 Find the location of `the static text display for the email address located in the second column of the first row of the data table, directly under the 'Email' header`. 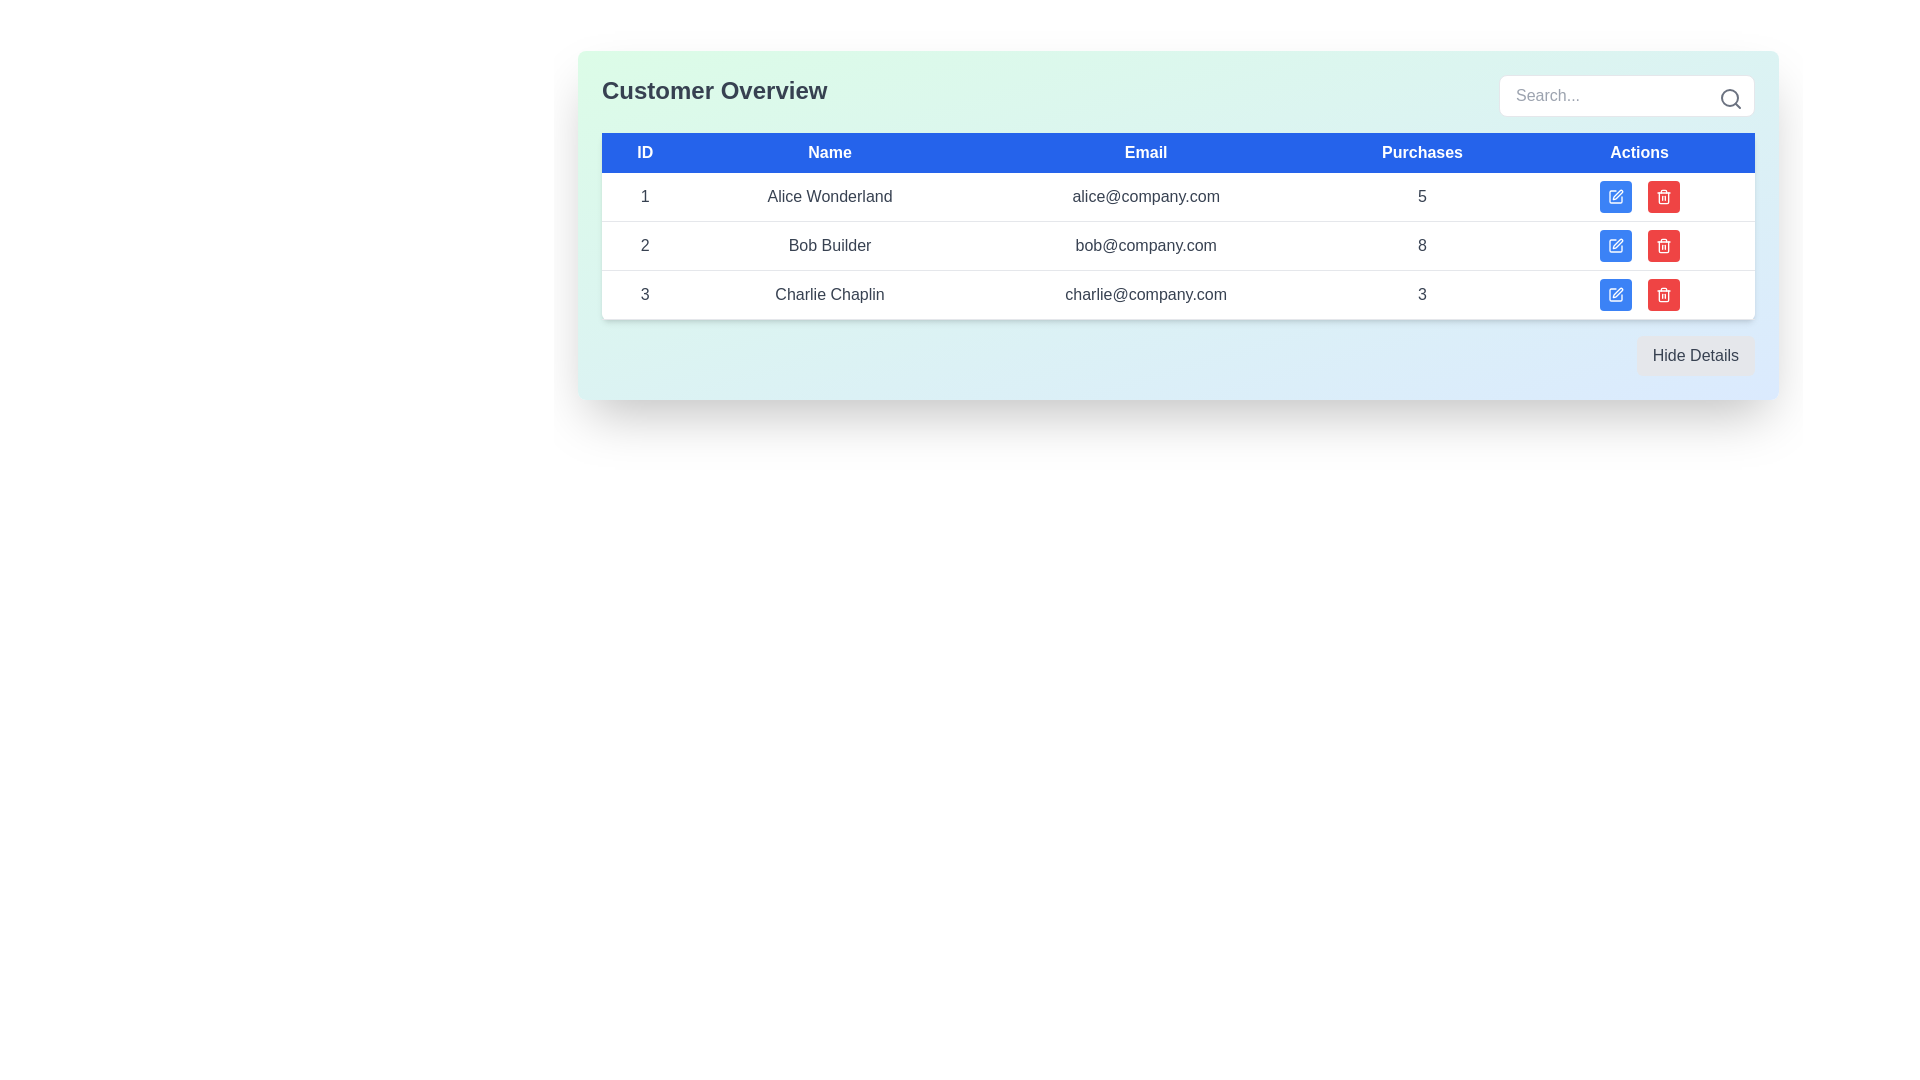

the static text display for the email address located in the second column of the first row of the data table, directly under the 'Email' header is located at coordinates (1146, 197).